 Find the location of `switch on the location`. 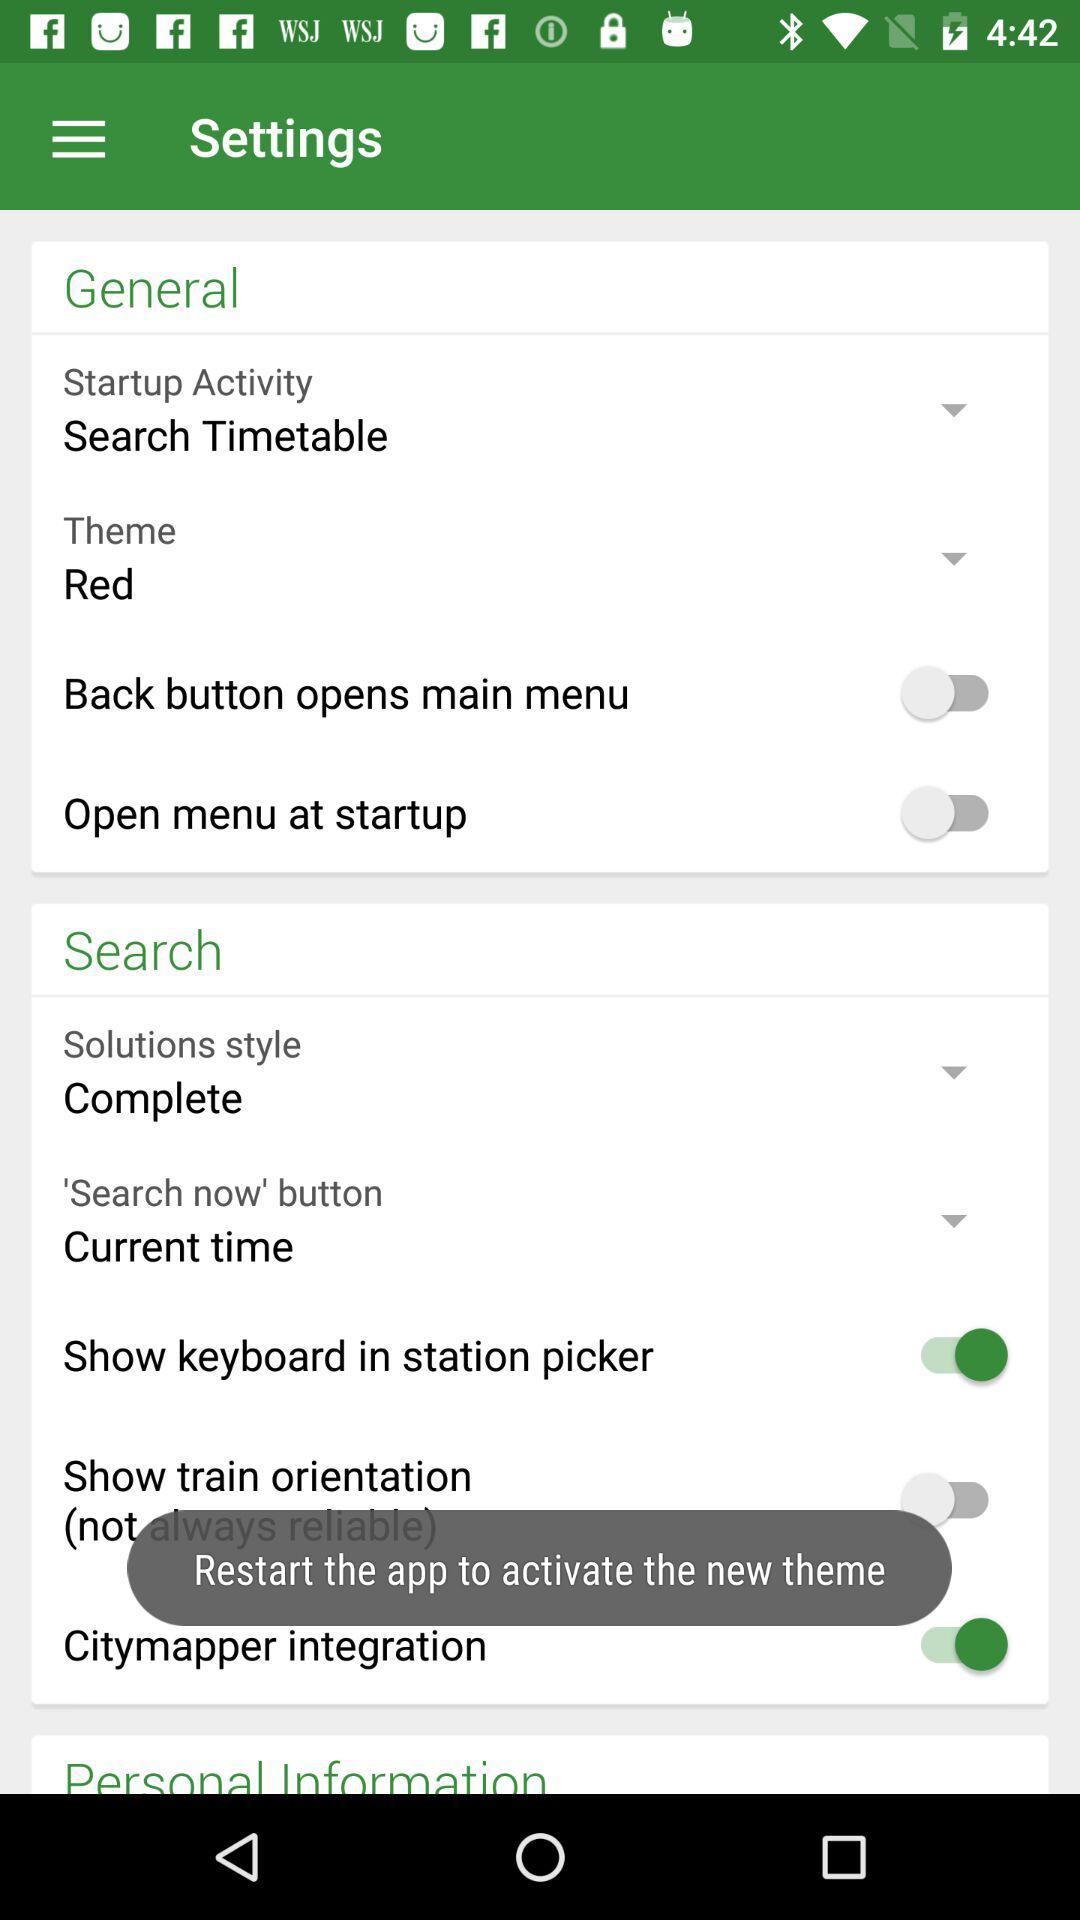

switch on the location is located at coordinates (88, 135).